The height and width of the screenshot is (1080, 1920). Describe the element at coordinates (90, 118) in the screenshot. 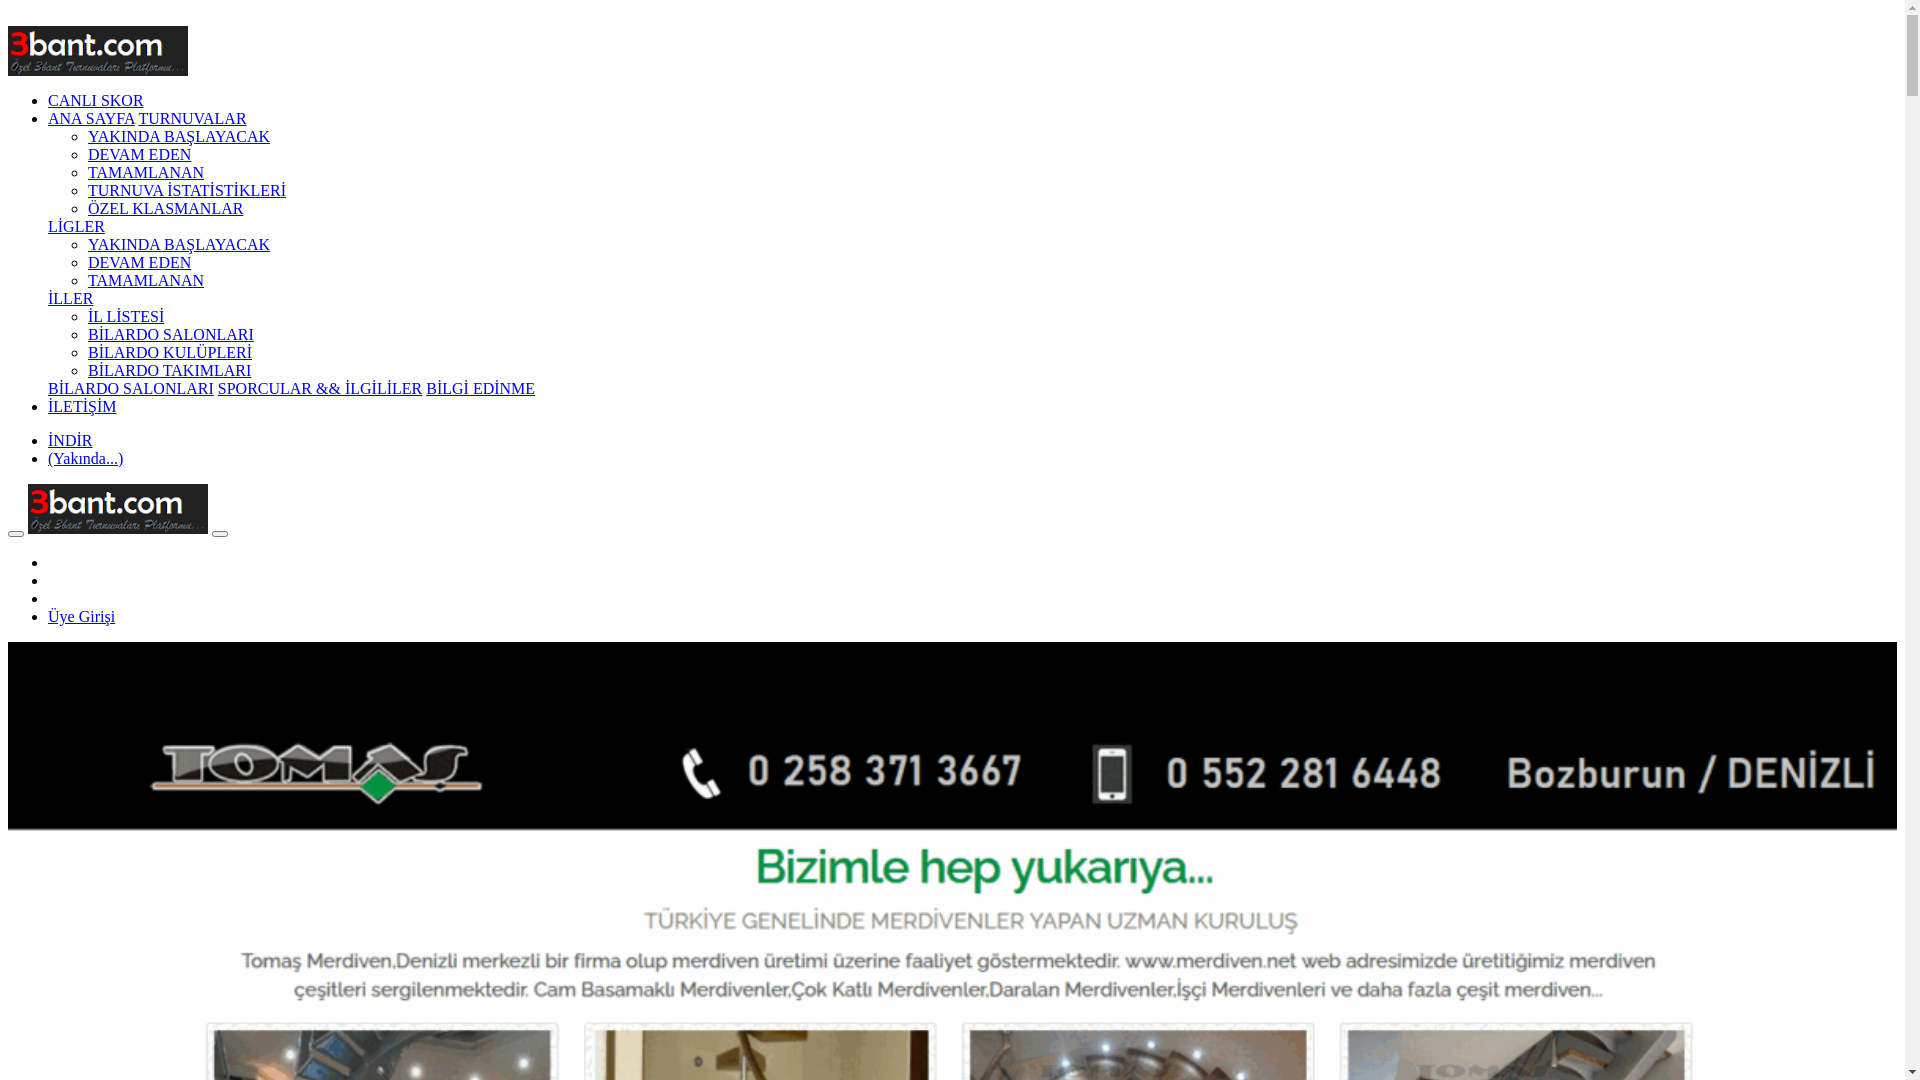

I see `'ANA SAYFA'` at that location.